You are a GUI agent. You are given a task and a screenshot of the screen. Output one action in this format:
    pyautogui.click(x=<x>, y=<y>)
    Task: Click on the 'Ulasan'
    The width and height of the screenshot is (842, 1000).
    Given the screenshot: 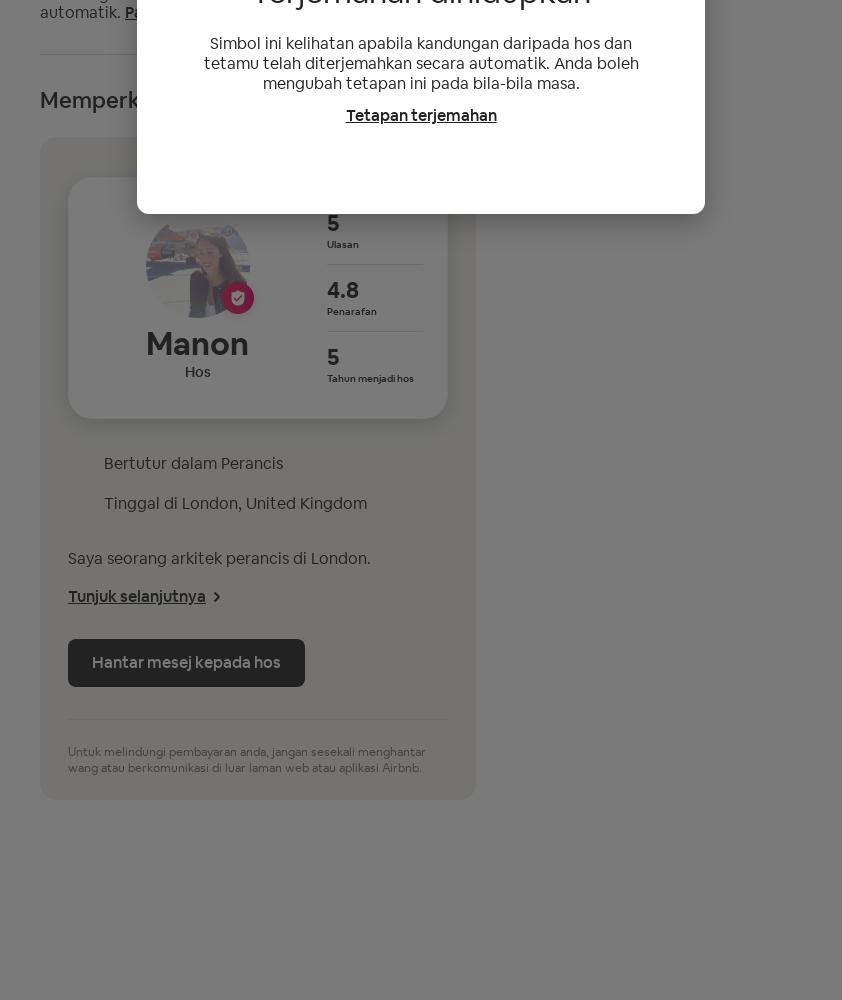 What is the action you would take?
    pyautogui.click(x=342, y=242)
    